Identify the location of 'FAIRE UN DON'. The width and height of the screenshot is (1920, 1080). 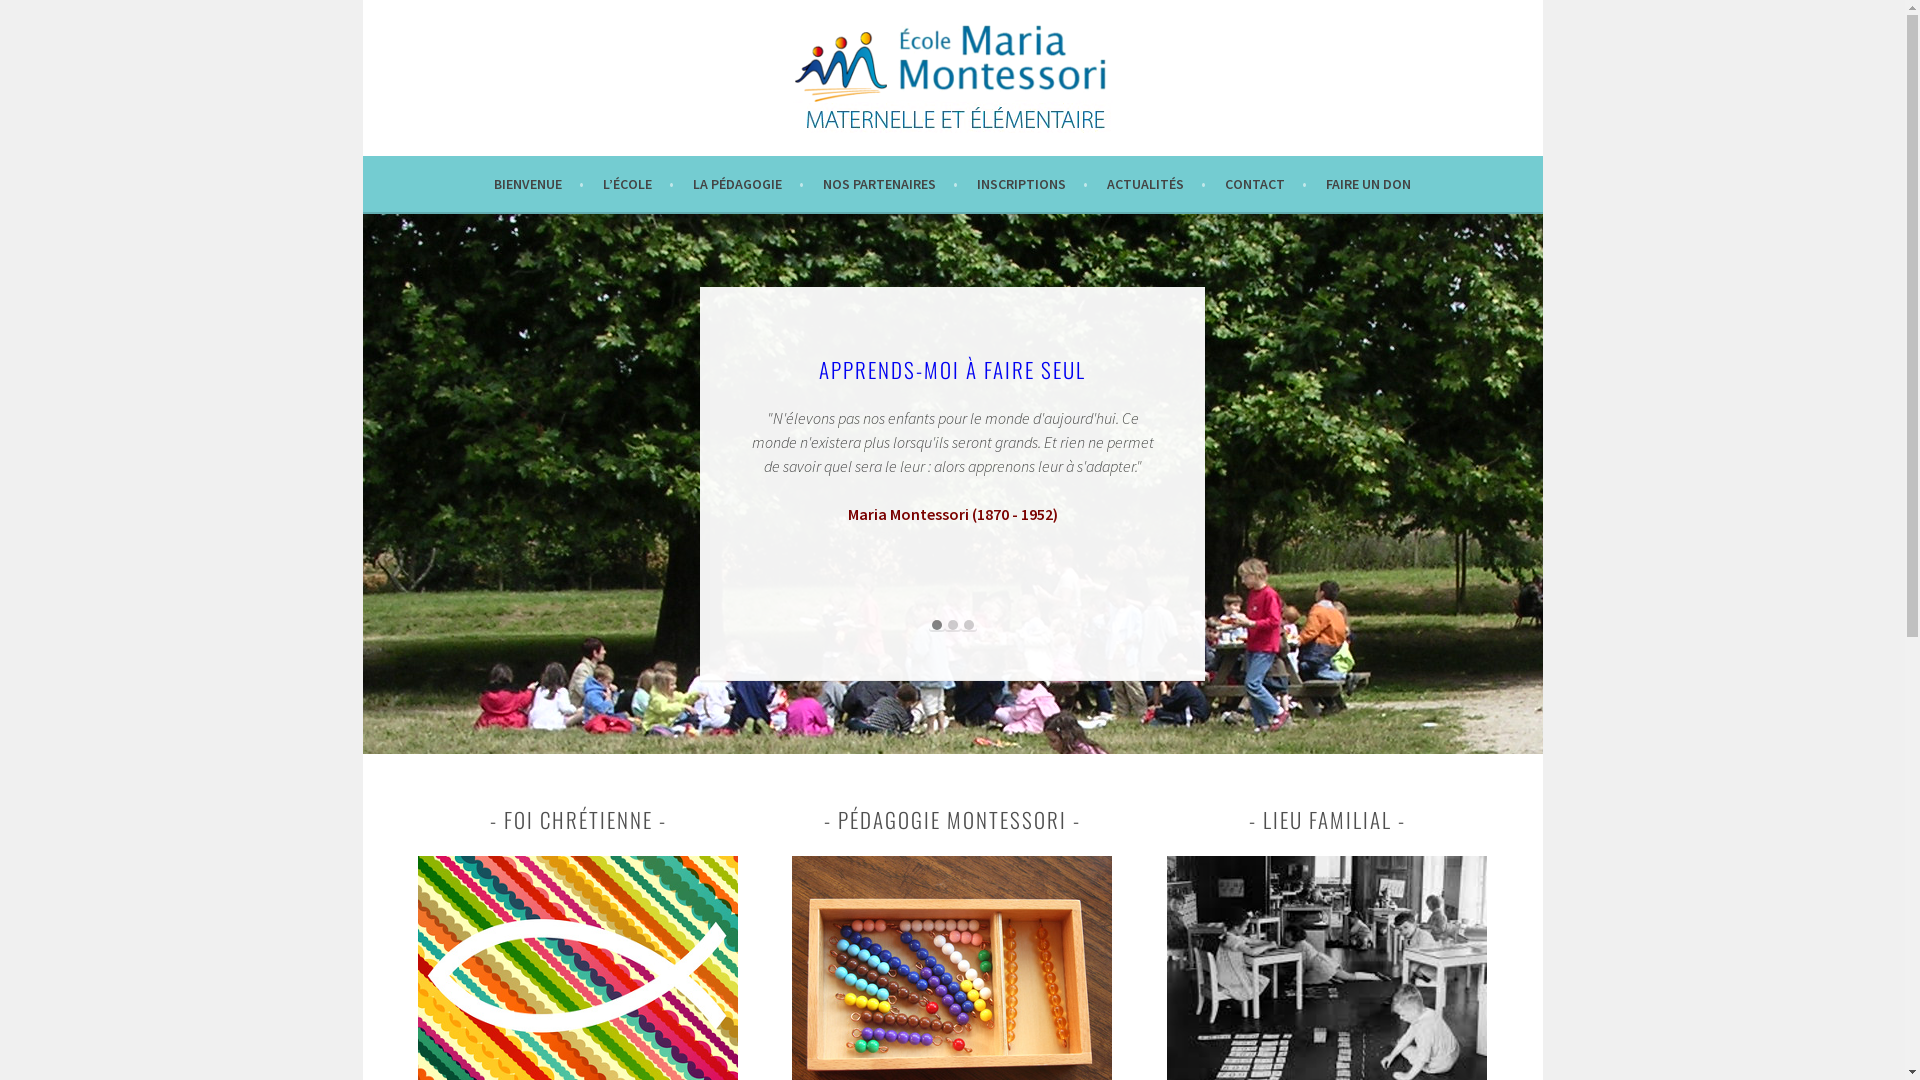
(1367, 184).